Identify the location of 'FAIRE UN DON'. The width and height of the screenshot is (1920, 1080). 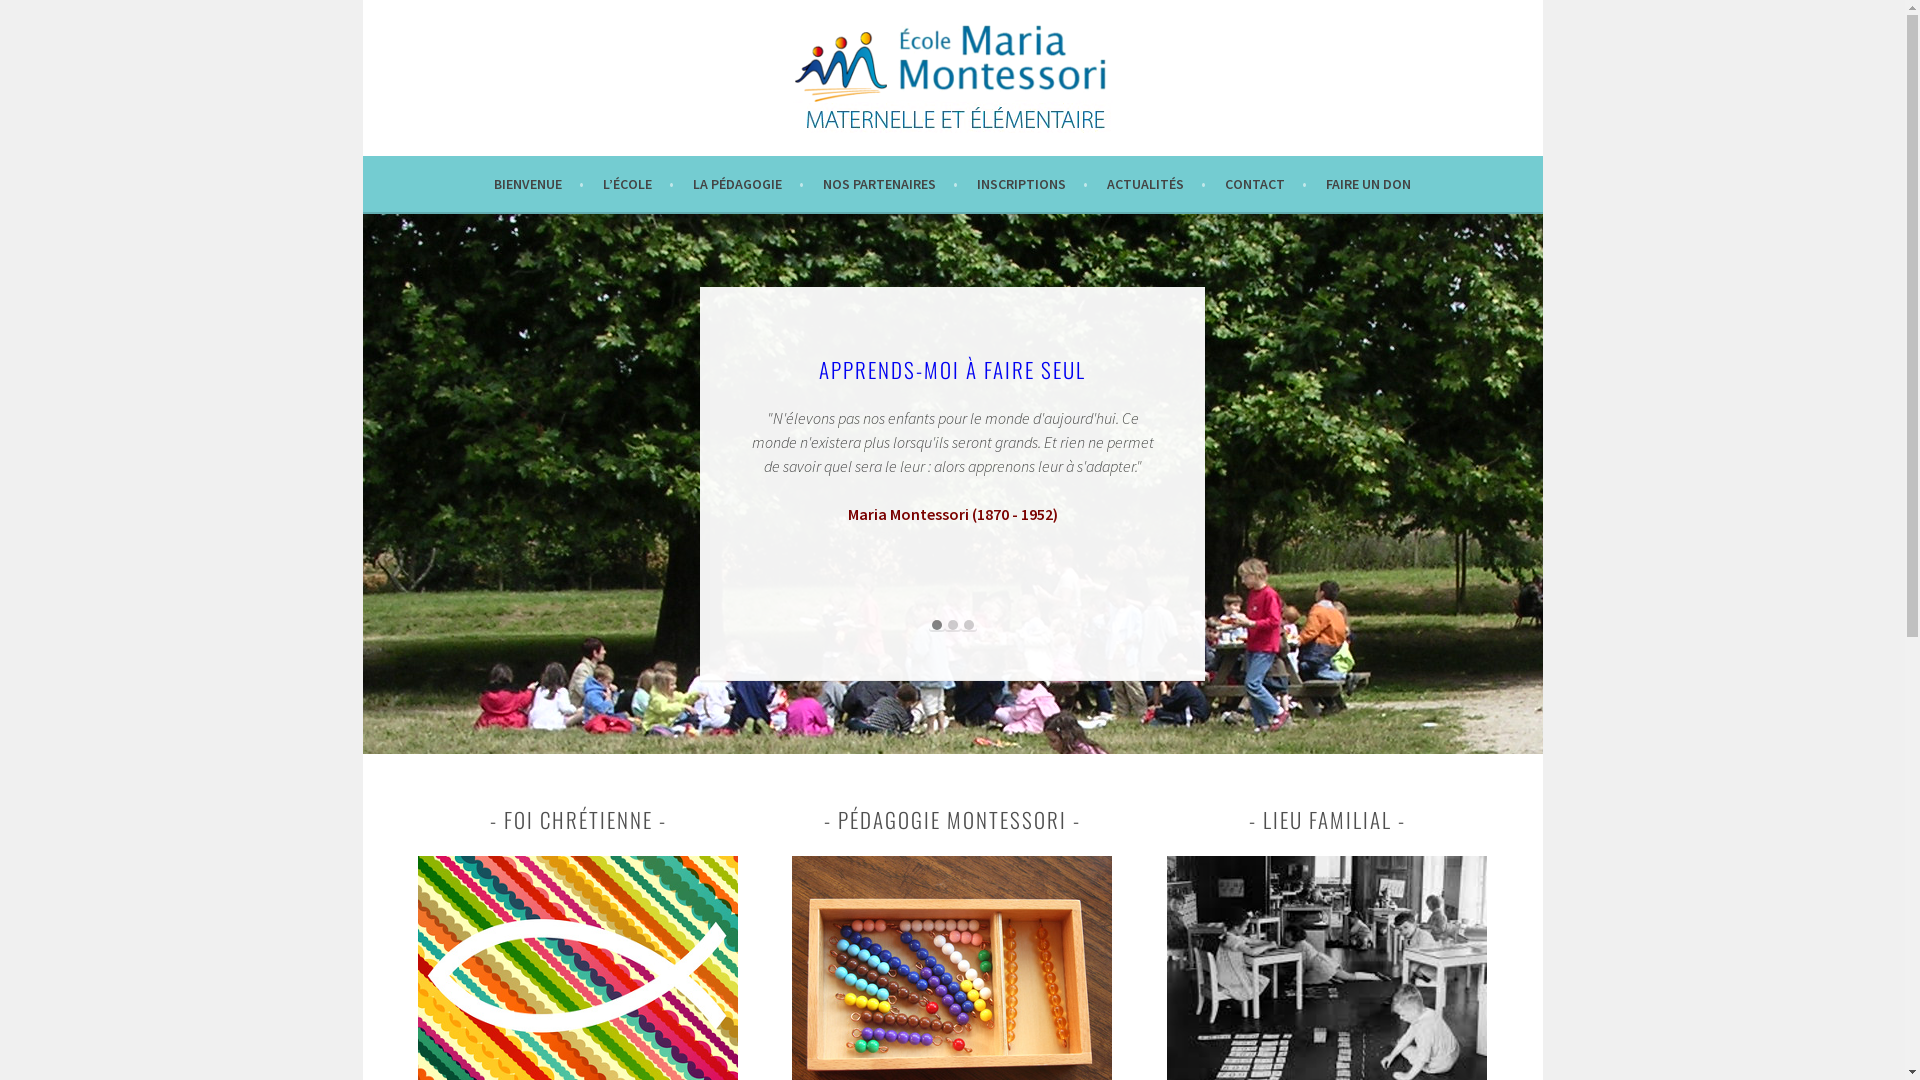
(1367, 184).